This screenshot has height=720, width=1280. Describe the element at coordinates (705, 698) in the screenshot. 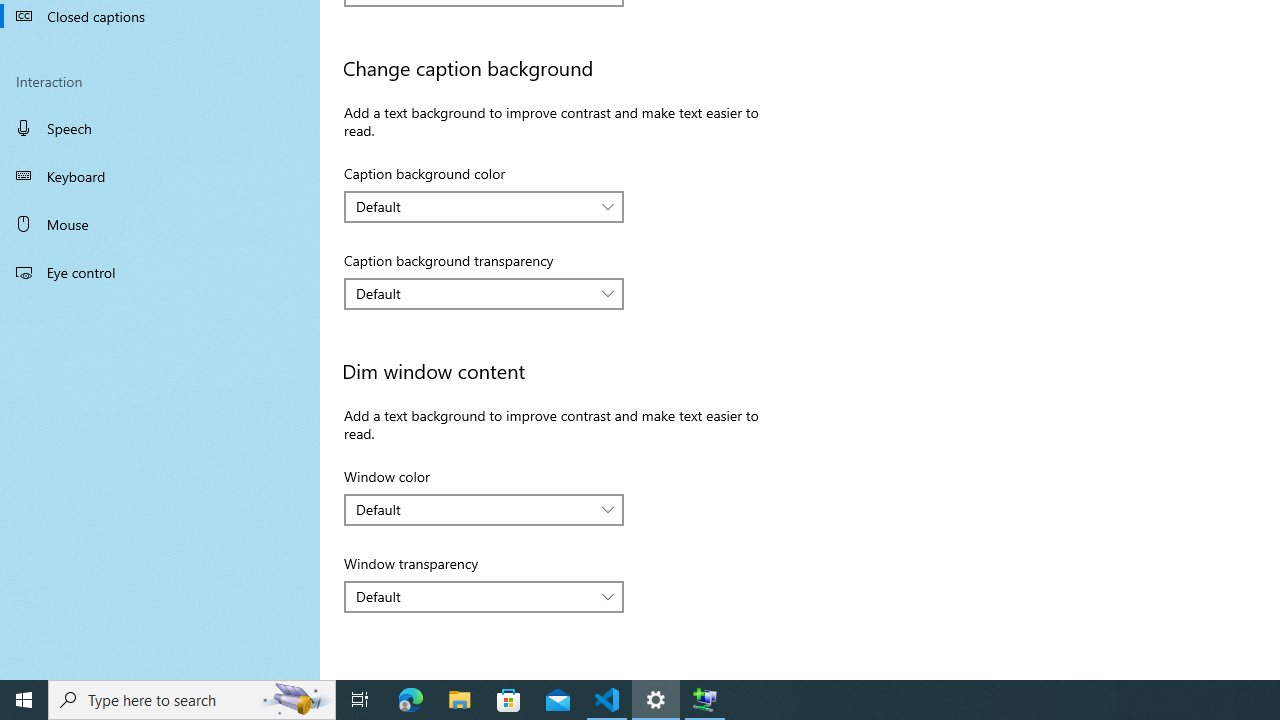

I see `'Extensible Wizards Host Process - 1 running window'` at that location.